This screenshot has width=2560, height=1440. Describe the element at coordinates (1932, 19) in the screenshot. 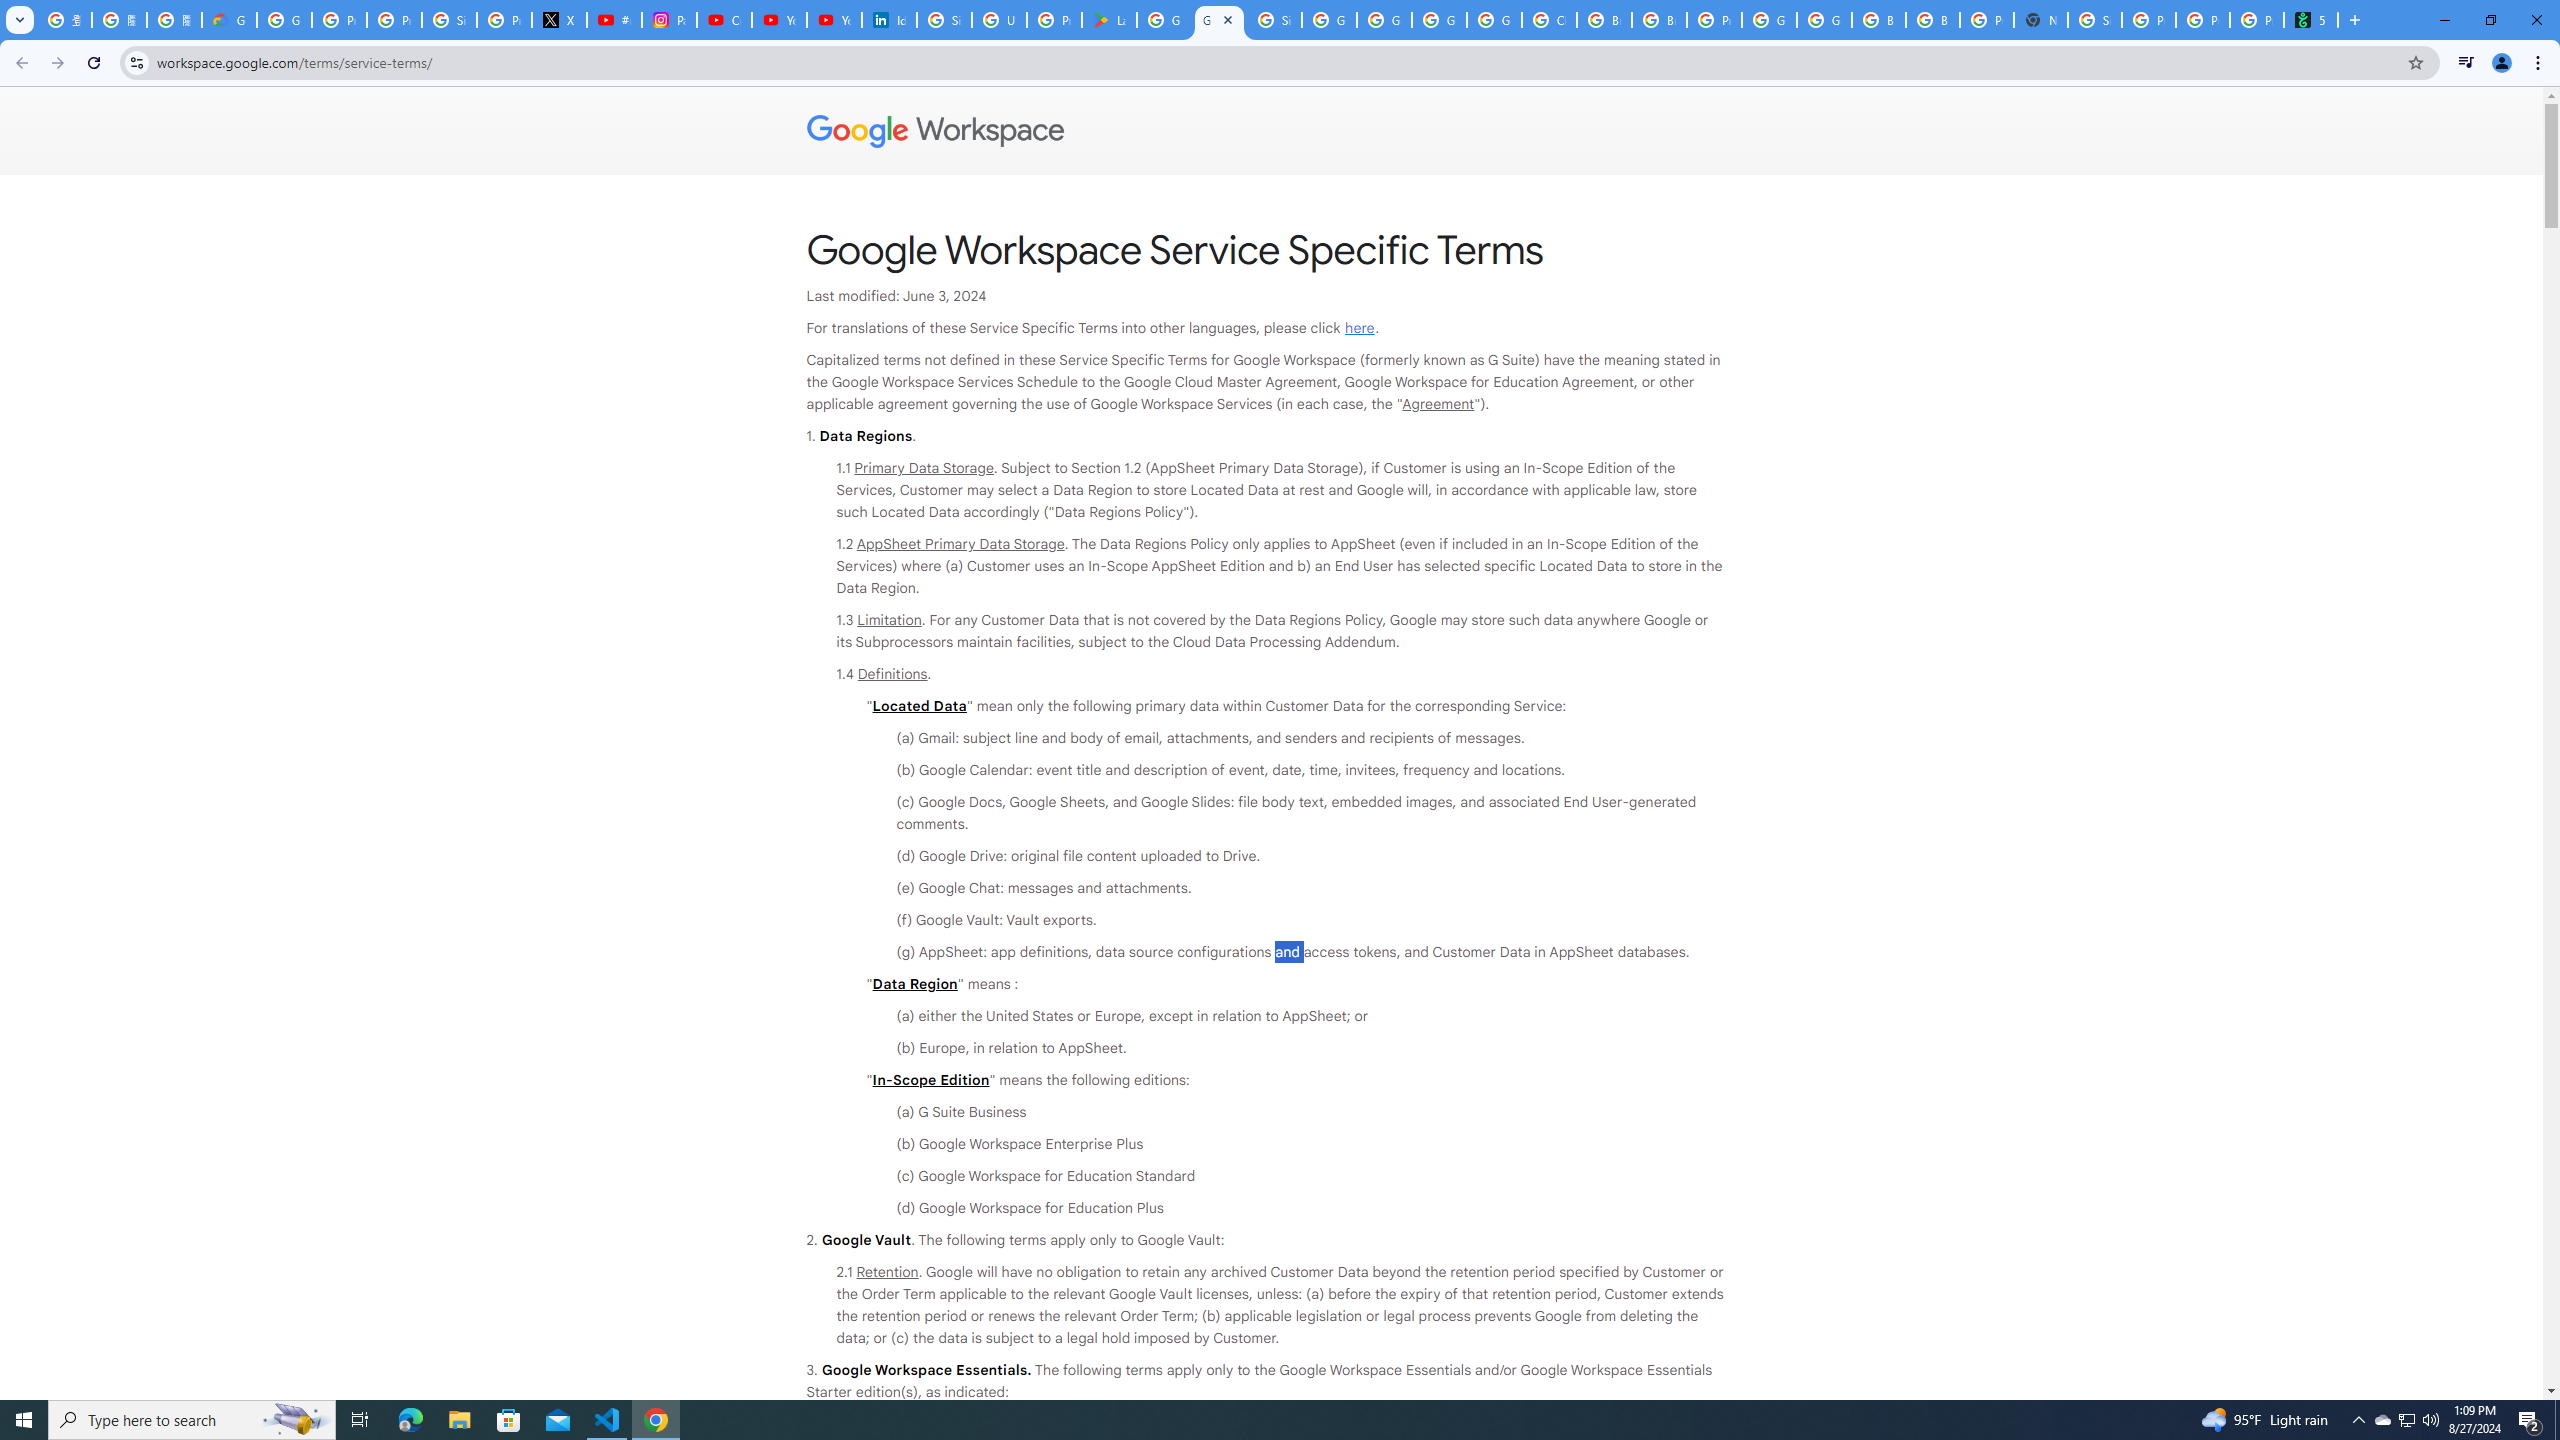

I see `'Browse Chrome as a guest - Computer - Google Chrome Help'` at that location.